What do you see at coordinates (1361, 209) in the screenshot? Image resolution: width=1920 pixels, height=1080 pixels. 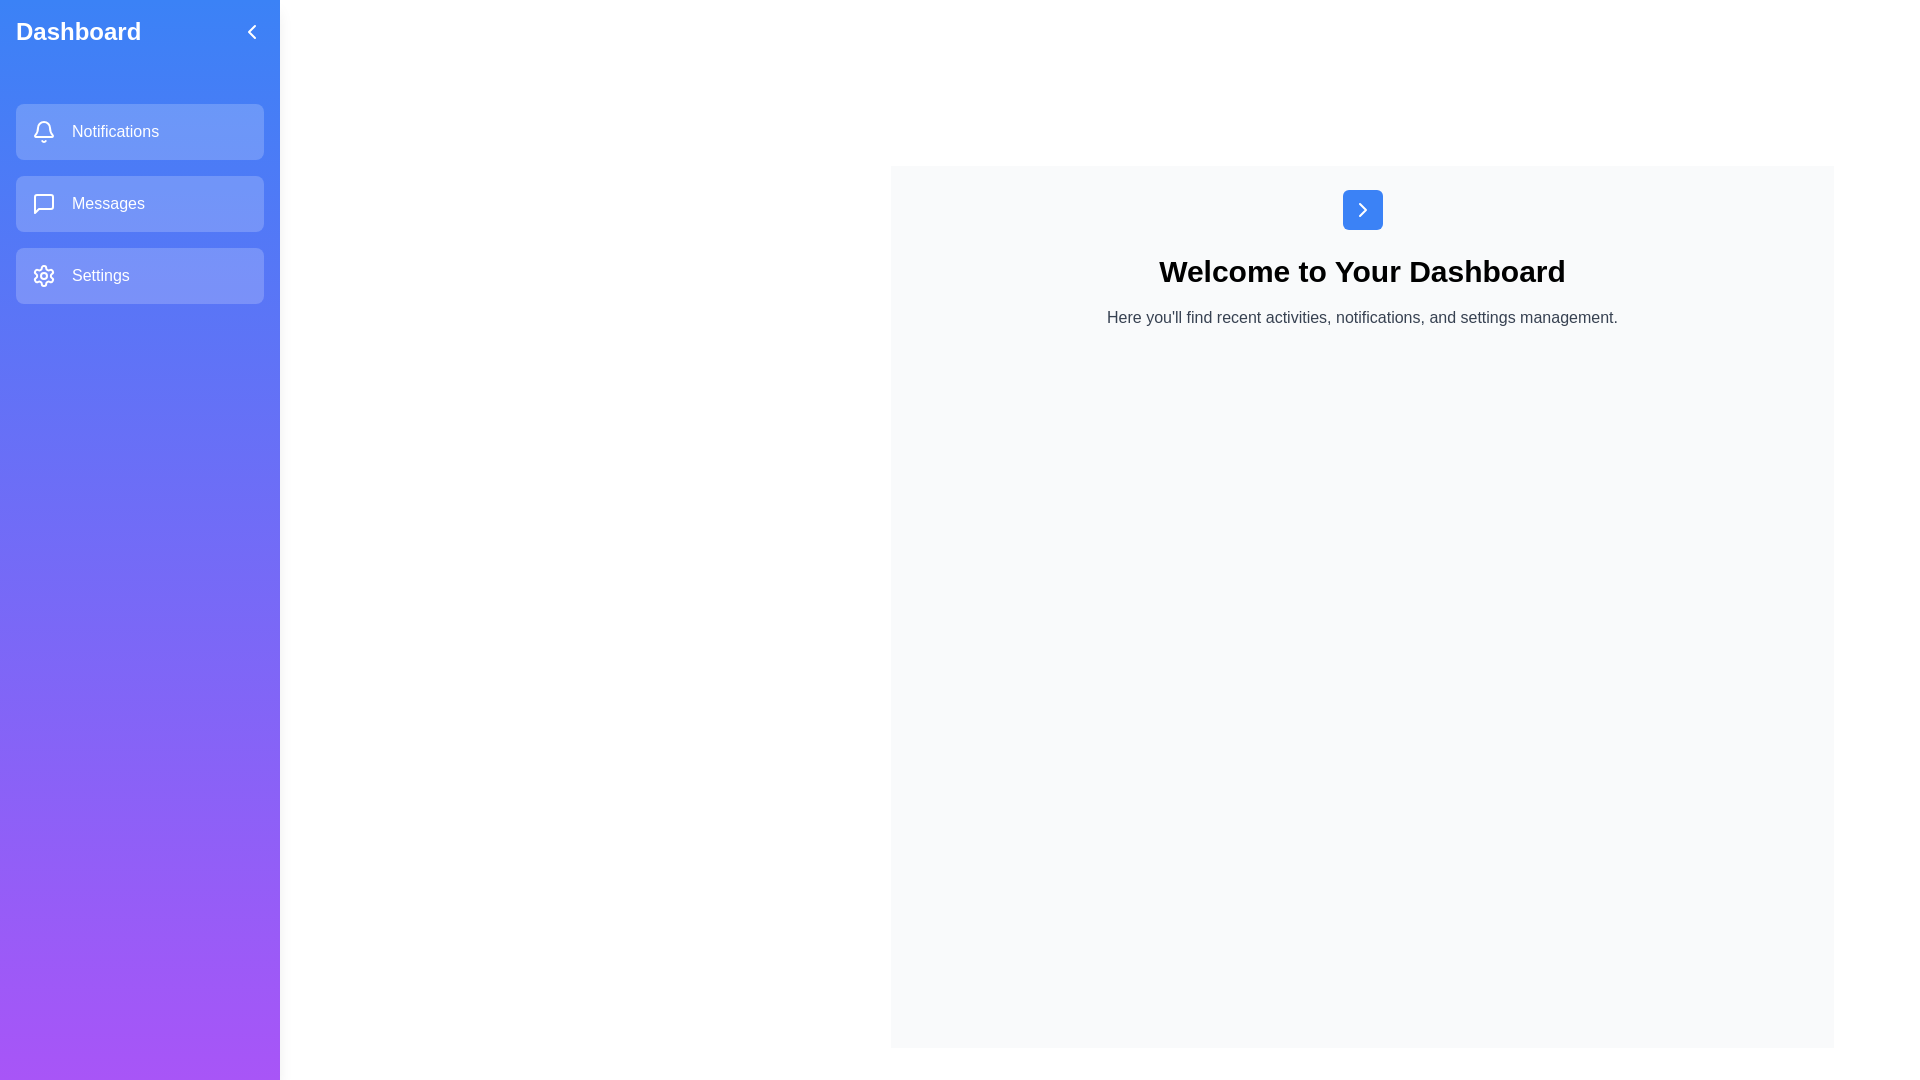 I see `the button to open the sidebar` at bounding box center [1361, 209].